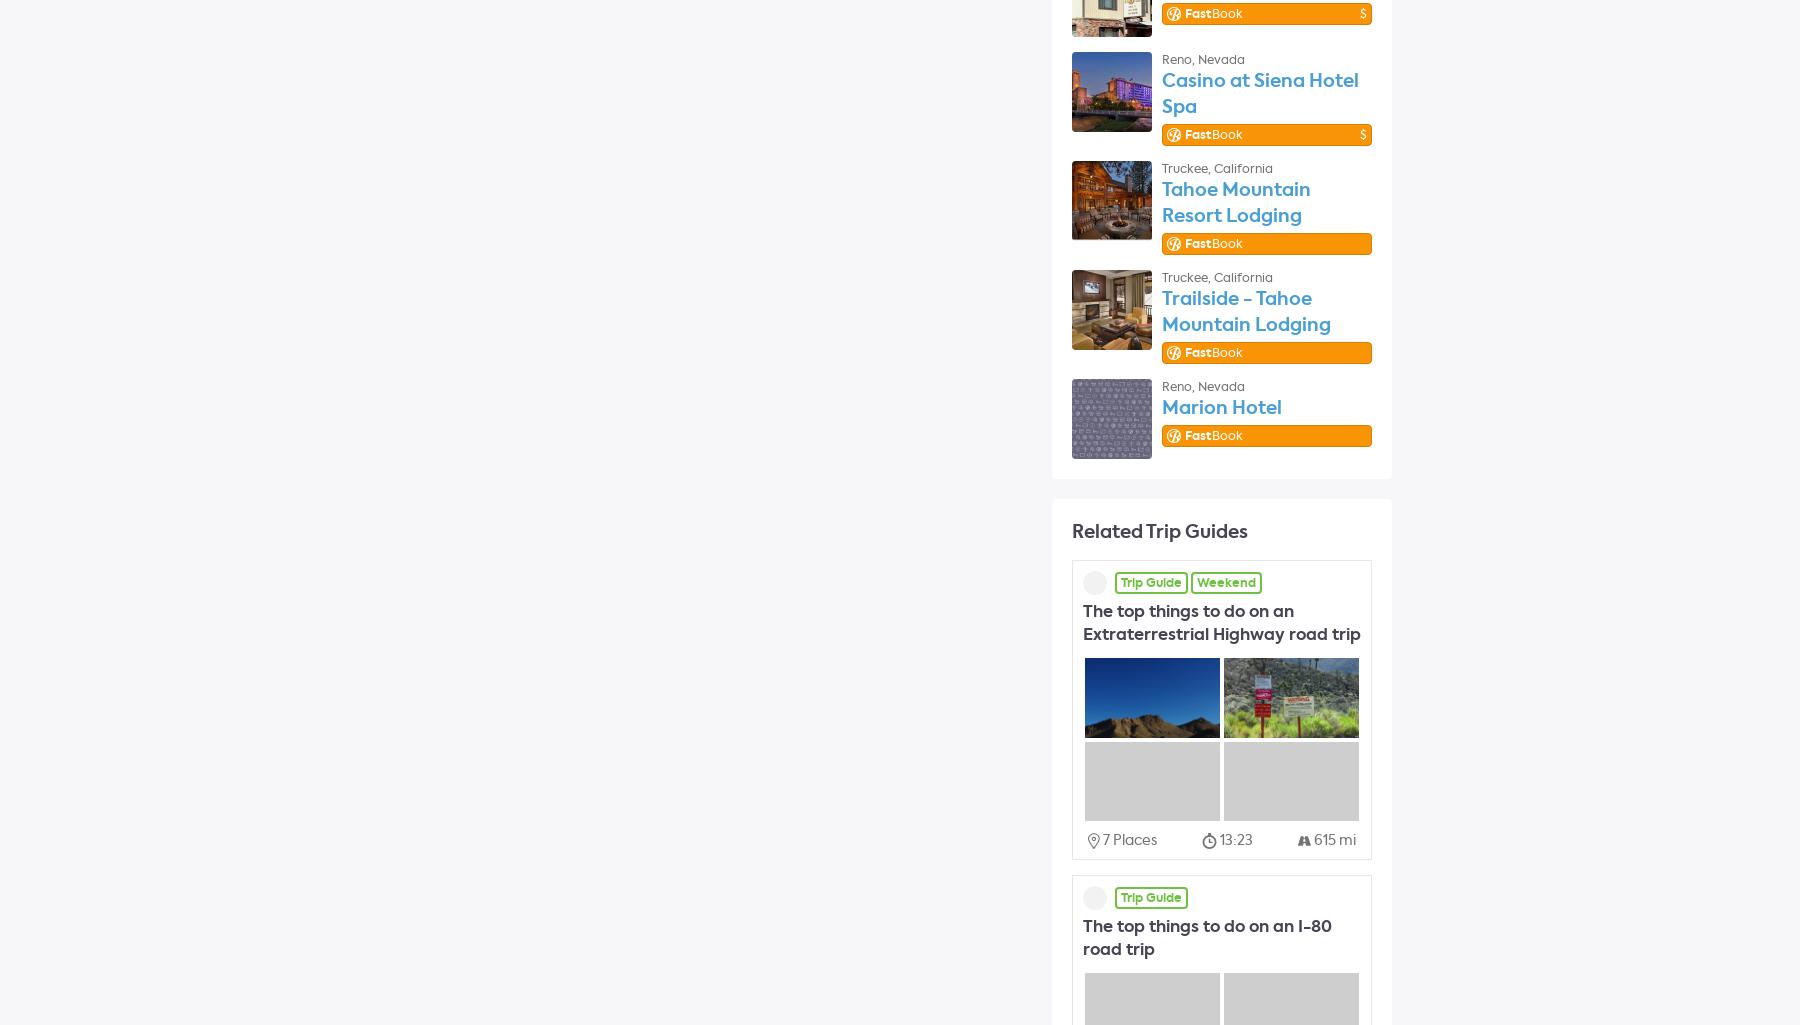 The width and height of the screenshot is (1800, 1025). What do you see at coordinates (1161, 202) in the screenshot?
I see `'Tahoe Mountain Resort Lodging'` at bounding box center [1161, 202].